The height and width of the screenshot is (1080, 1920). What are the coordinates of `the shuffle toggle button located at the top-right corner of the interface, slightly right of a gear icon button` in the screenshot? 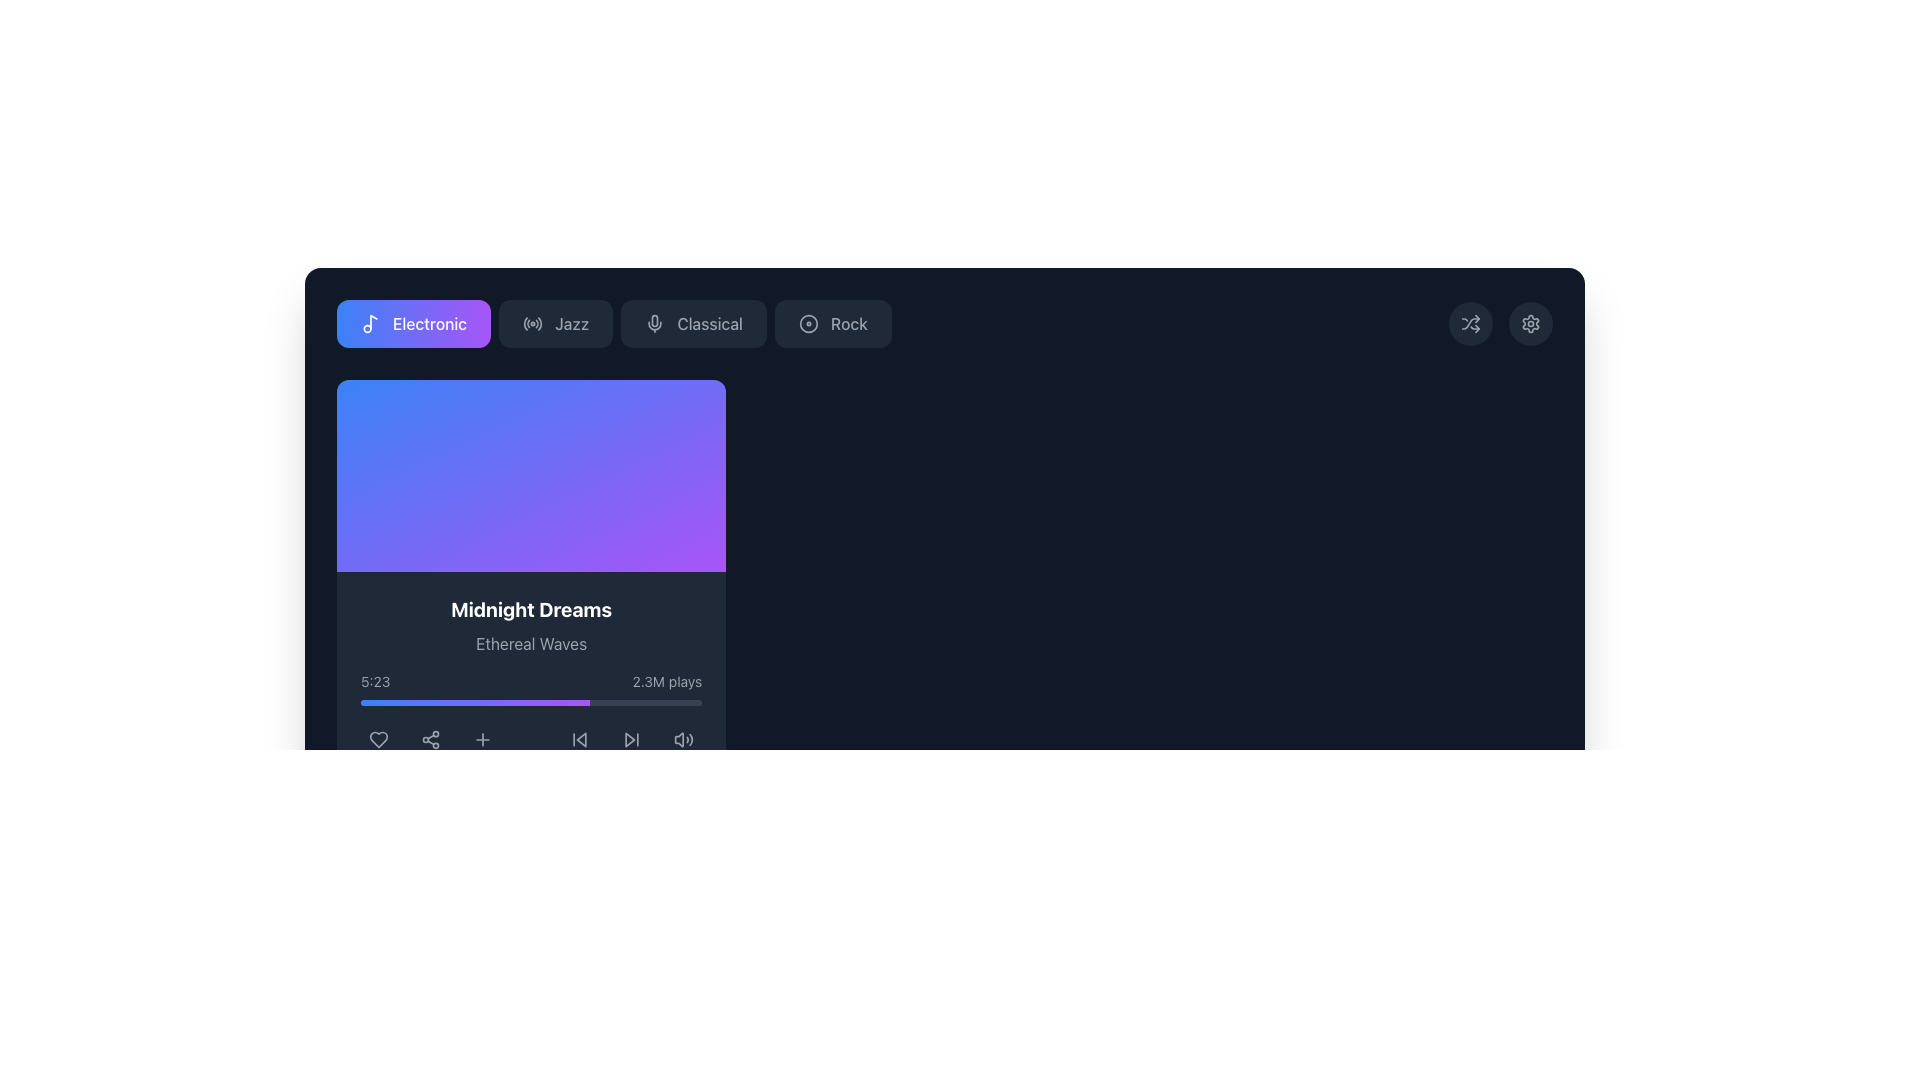 It's located at (1470, 323).